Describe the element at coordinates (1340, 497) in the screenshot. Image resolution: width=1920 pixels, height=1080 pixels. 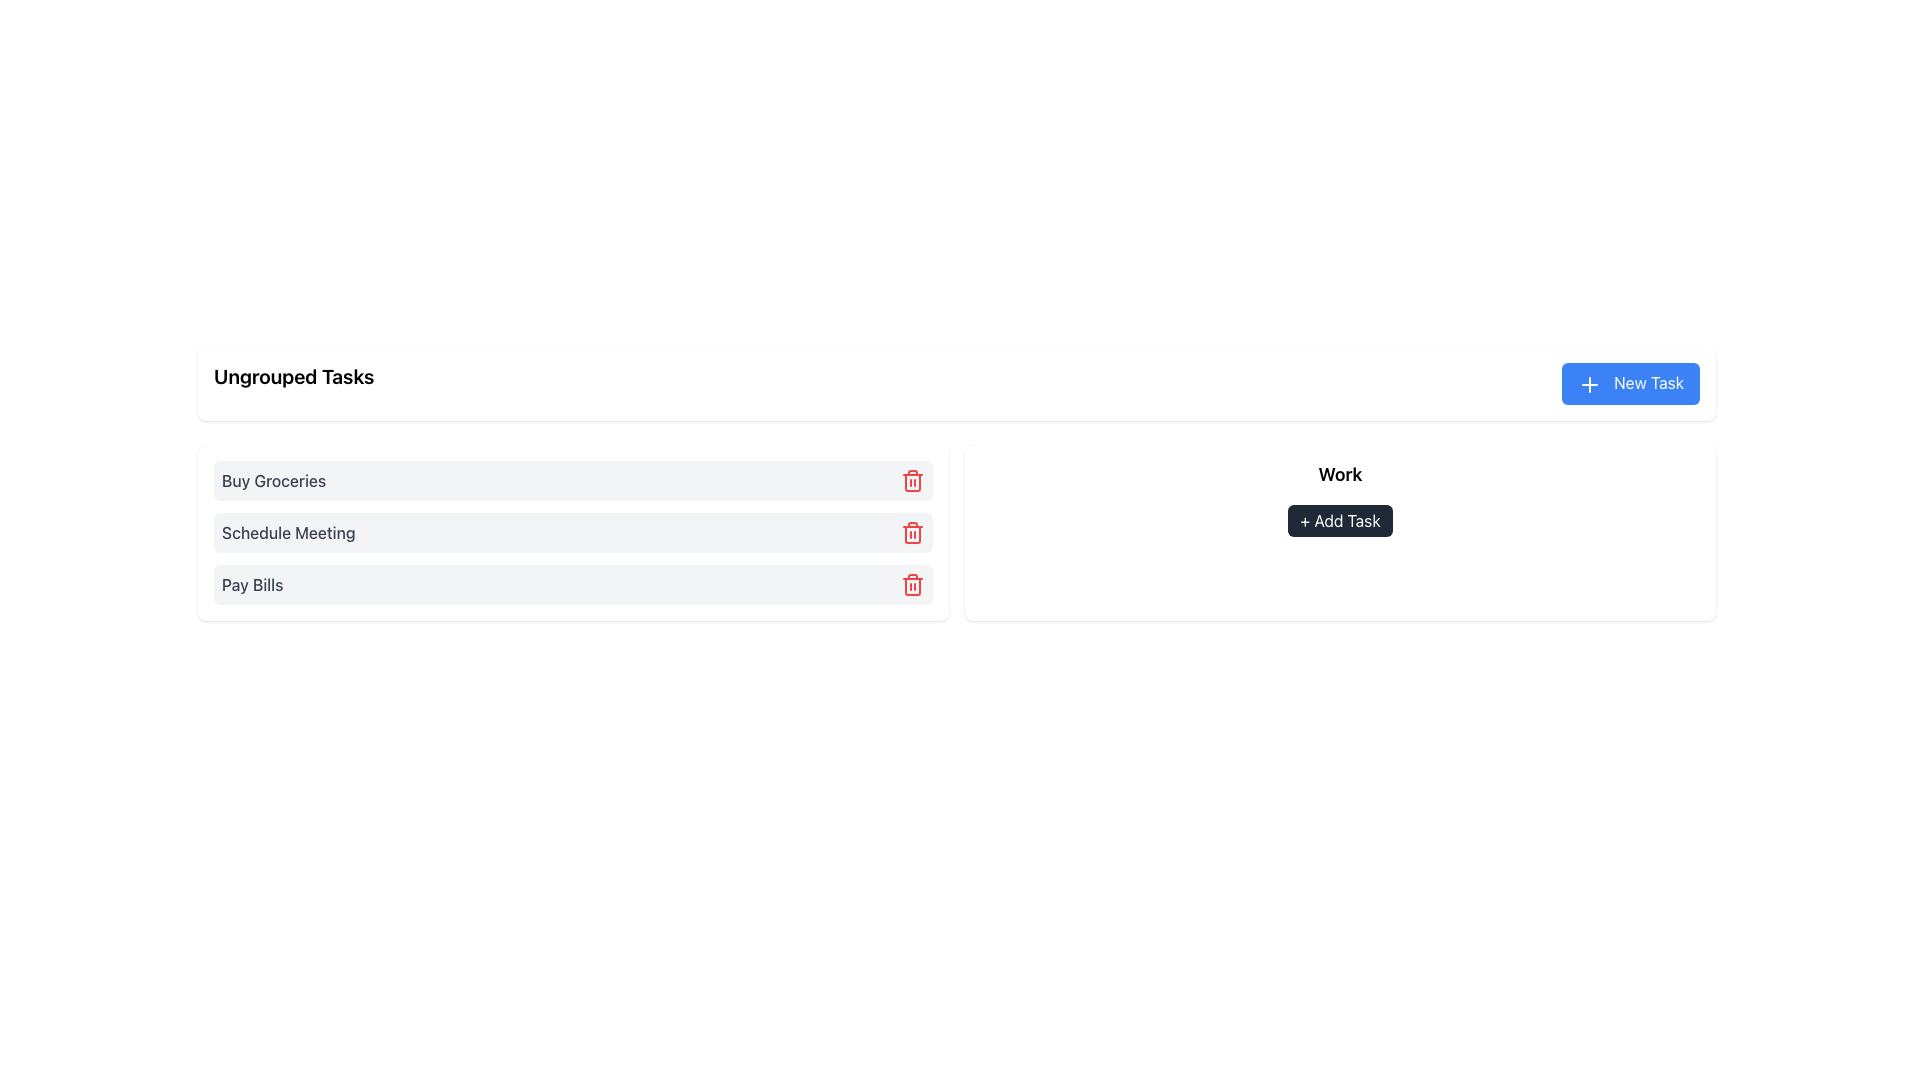
I see `the '+ Add Task' button, which is a rectangular button with rounded corners located below the heading 'Work'` at that location.